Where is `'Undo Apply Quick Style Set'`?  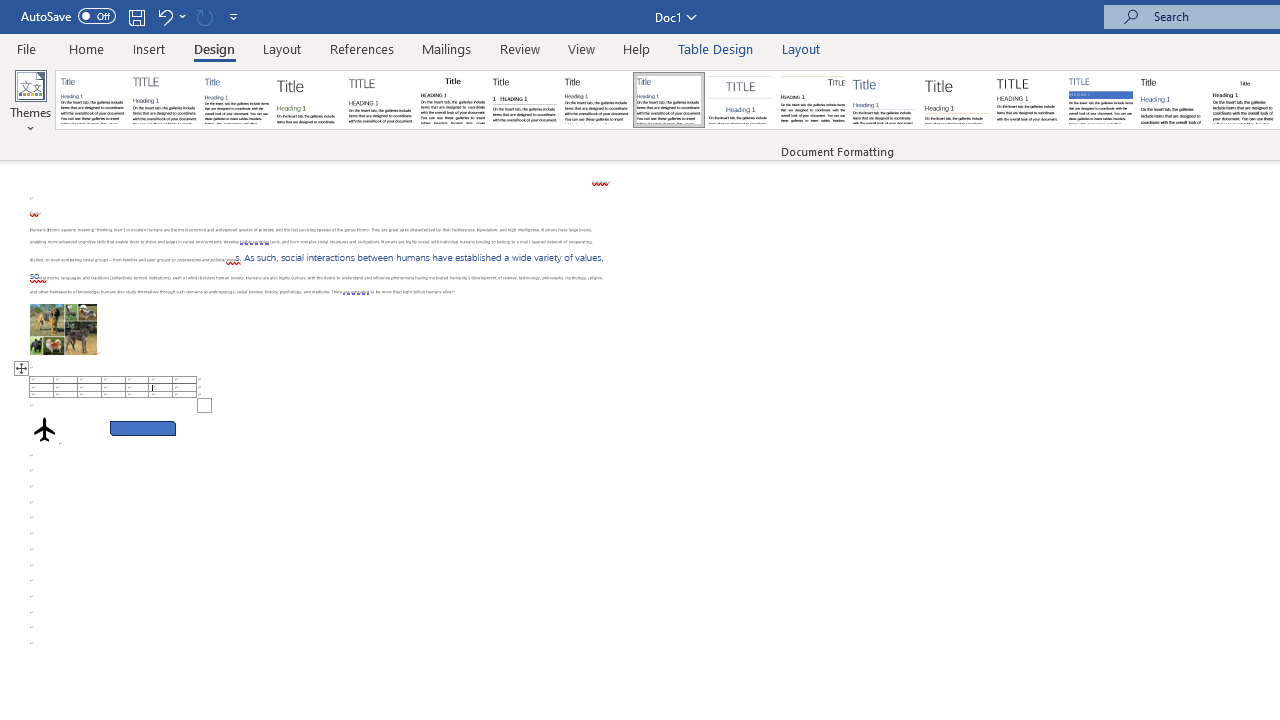 'Undo Apply Quick Style Set' is located at coordinates (164, 16).